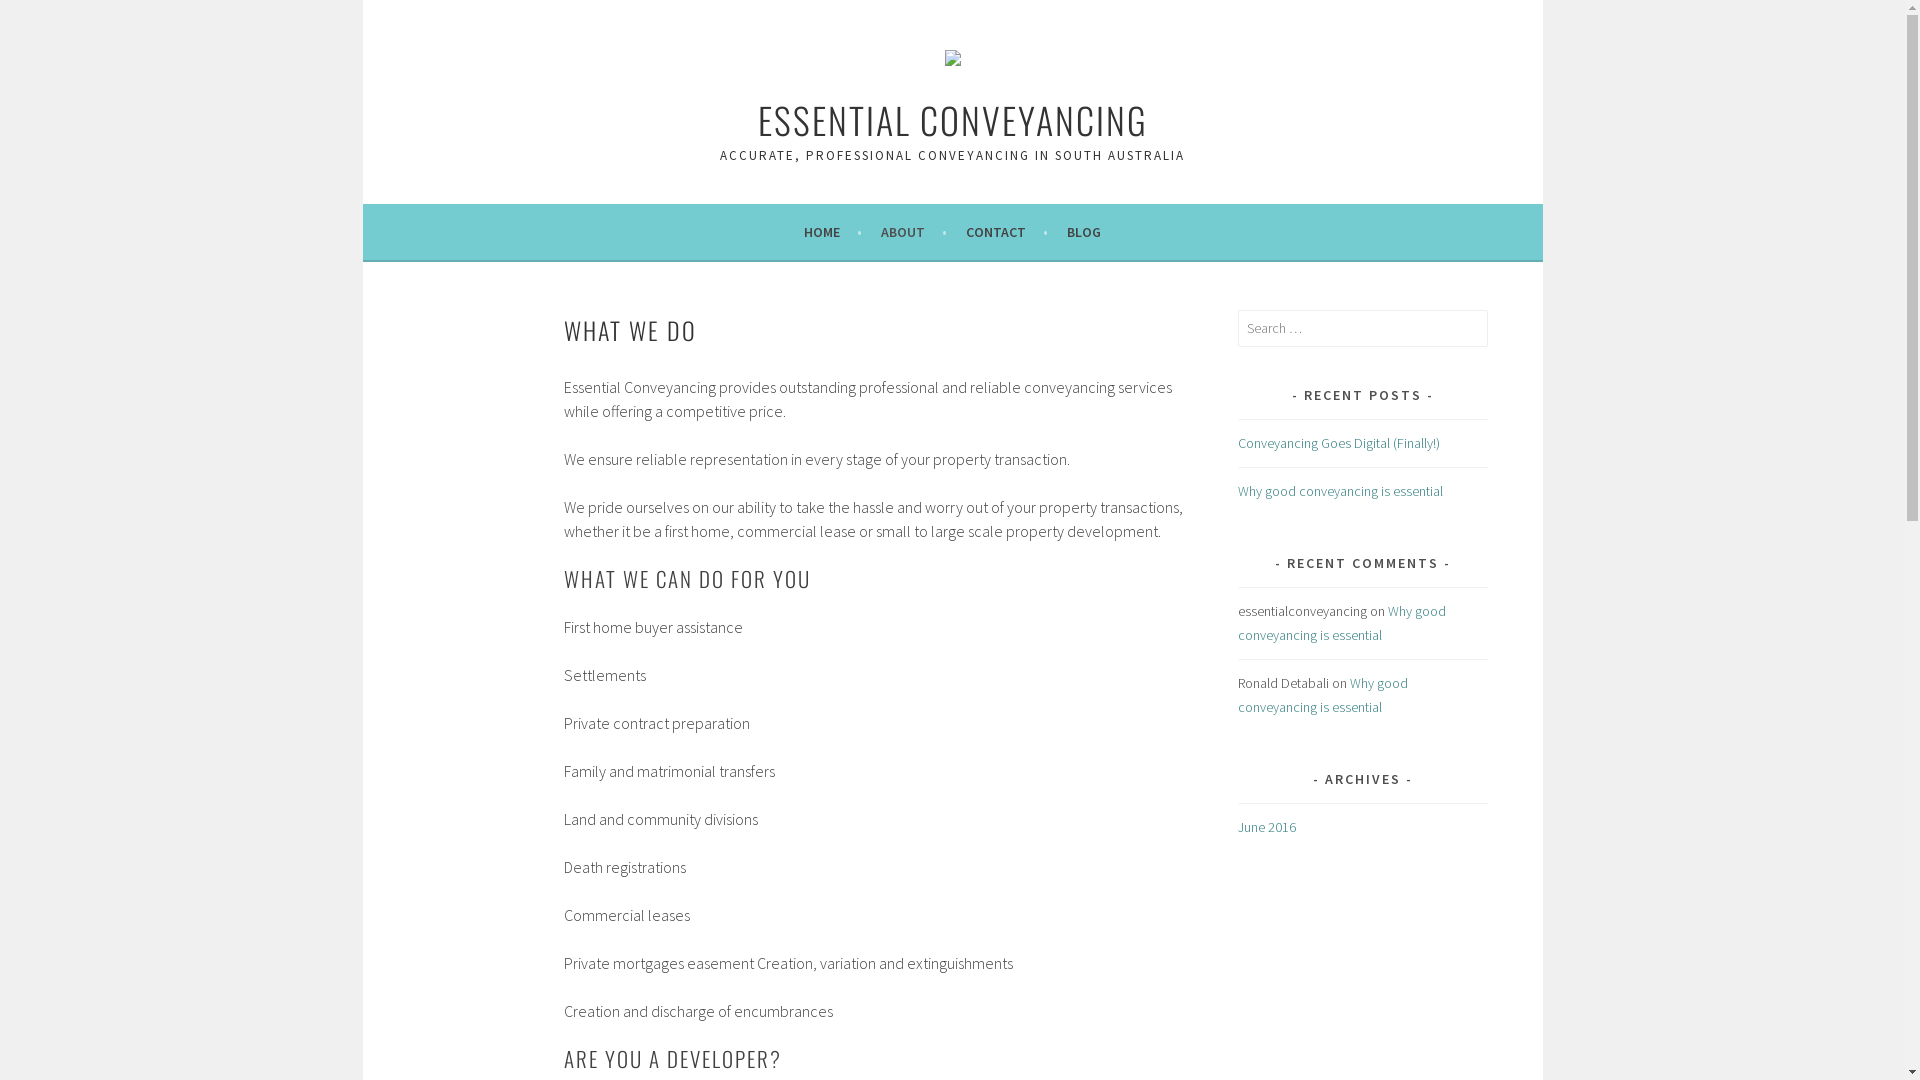 This screenshot has width=1920, height=1080. What do you see at coordinates (1342, 622) in the screenshot?
I see `'Why good conveyancing is essential  '` at bounding box center [1342, 622].